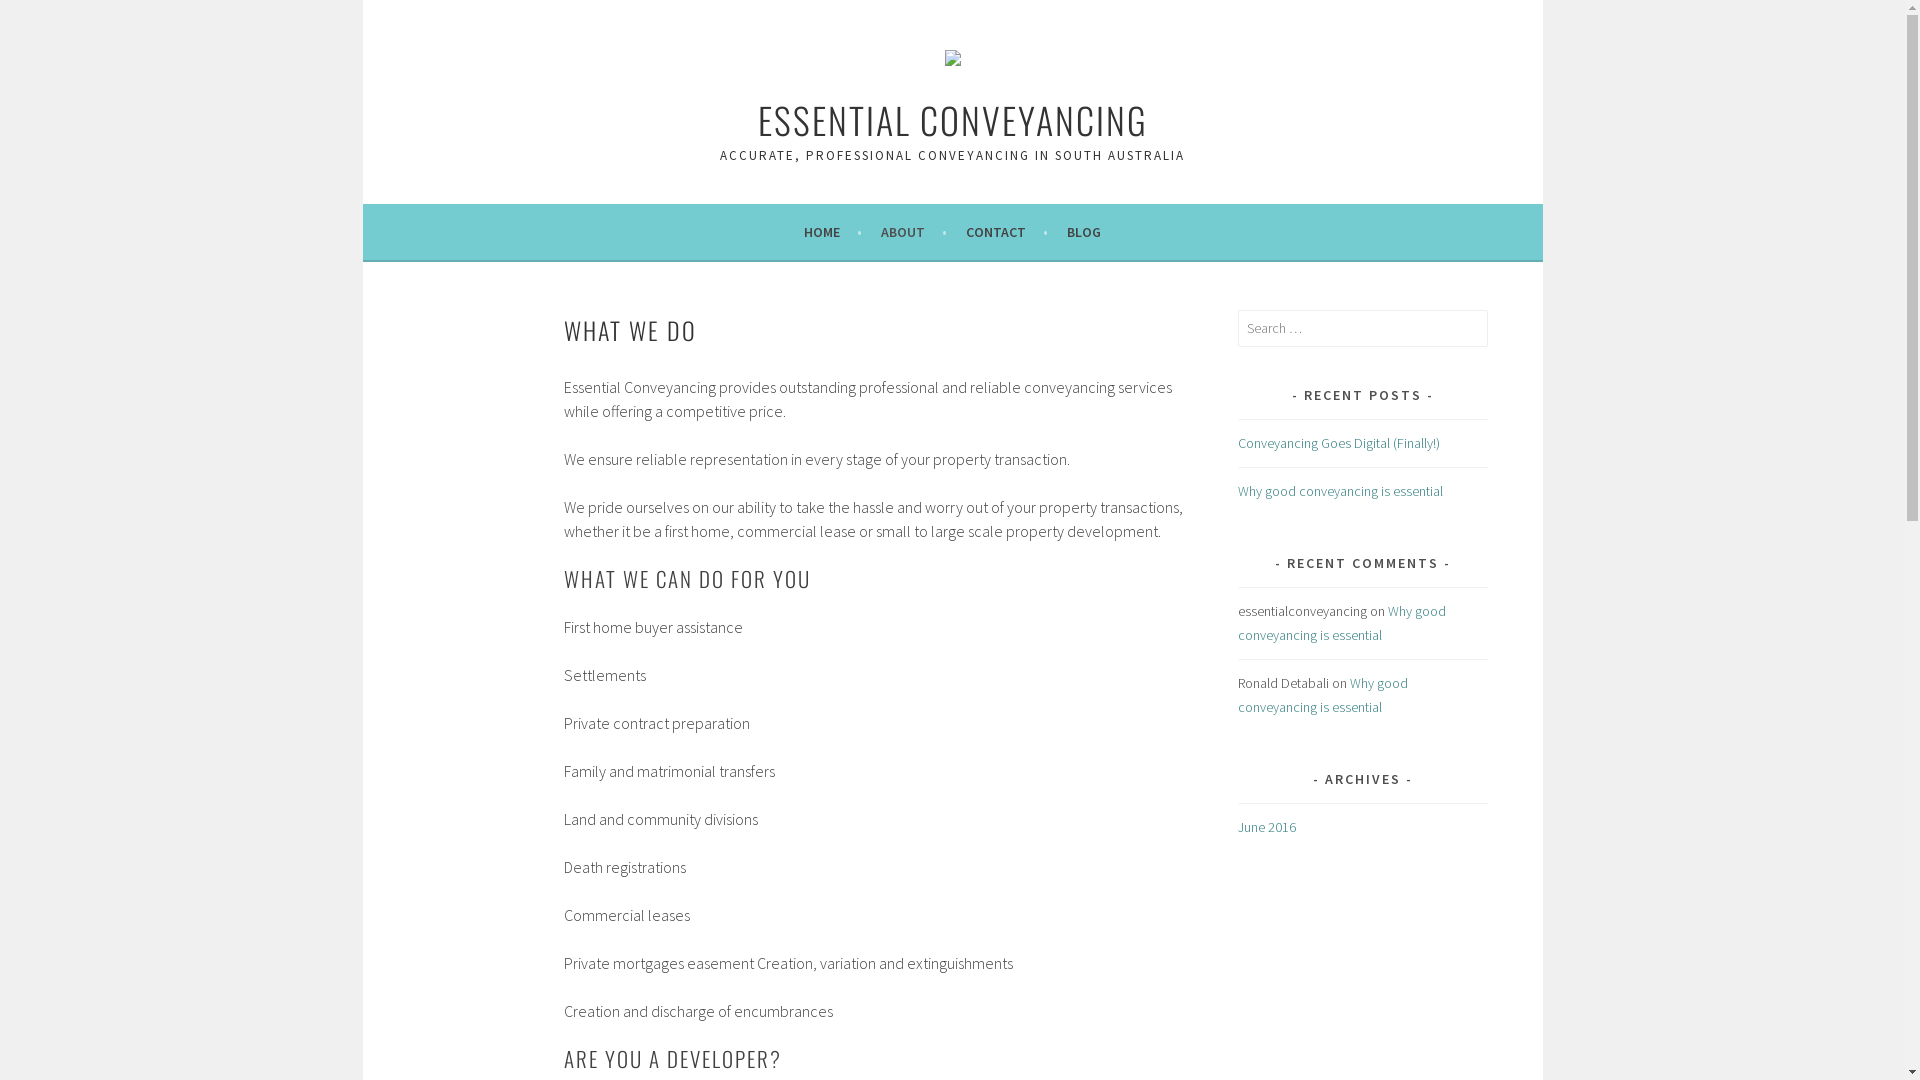 This screenshot has width=1920, height=1080. What do you see at coordinates (1342, 622) in the screenshot?
I see `'Why good conveyancing is essential  '` at bounding box center [1342, 622].